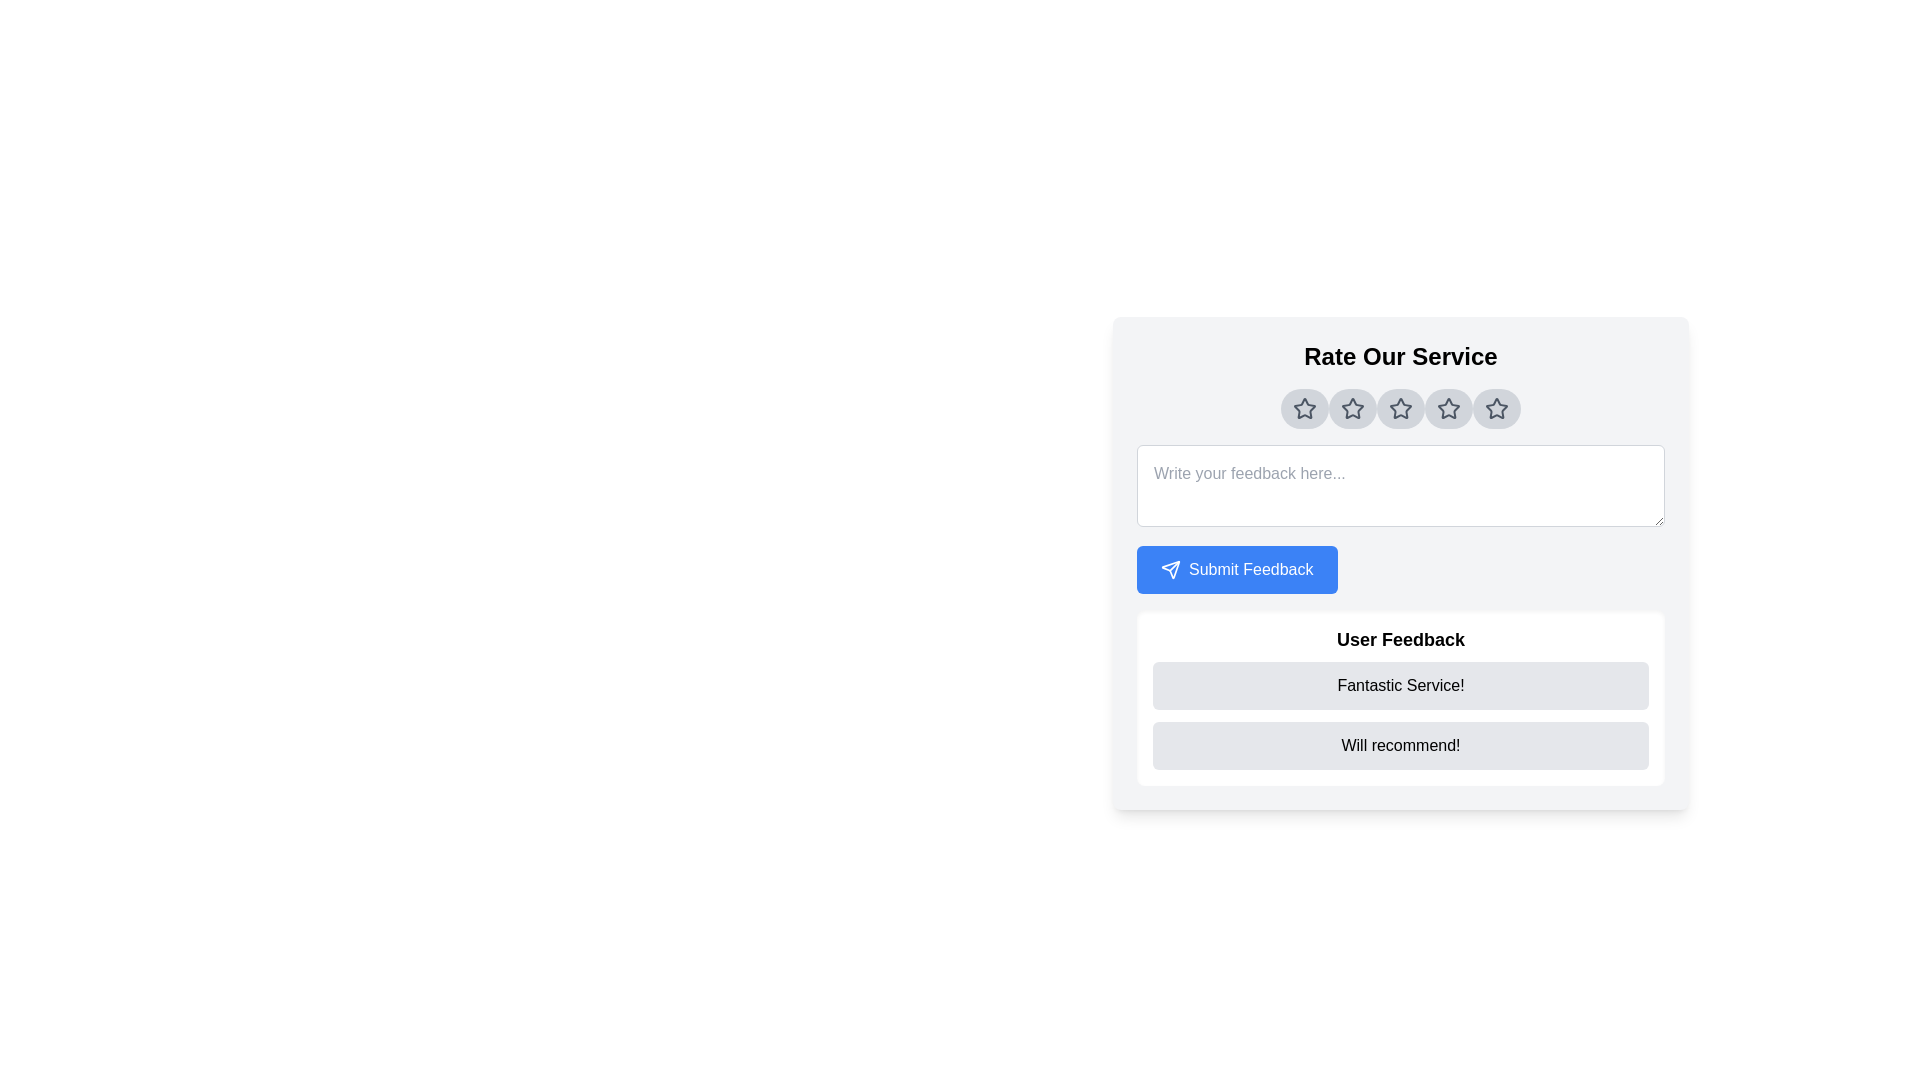 Image resolution: width=1920 pixels, height=1080 pixels. I want to click on the first star icon in the rating system to rate the service, so click(1305, 407).